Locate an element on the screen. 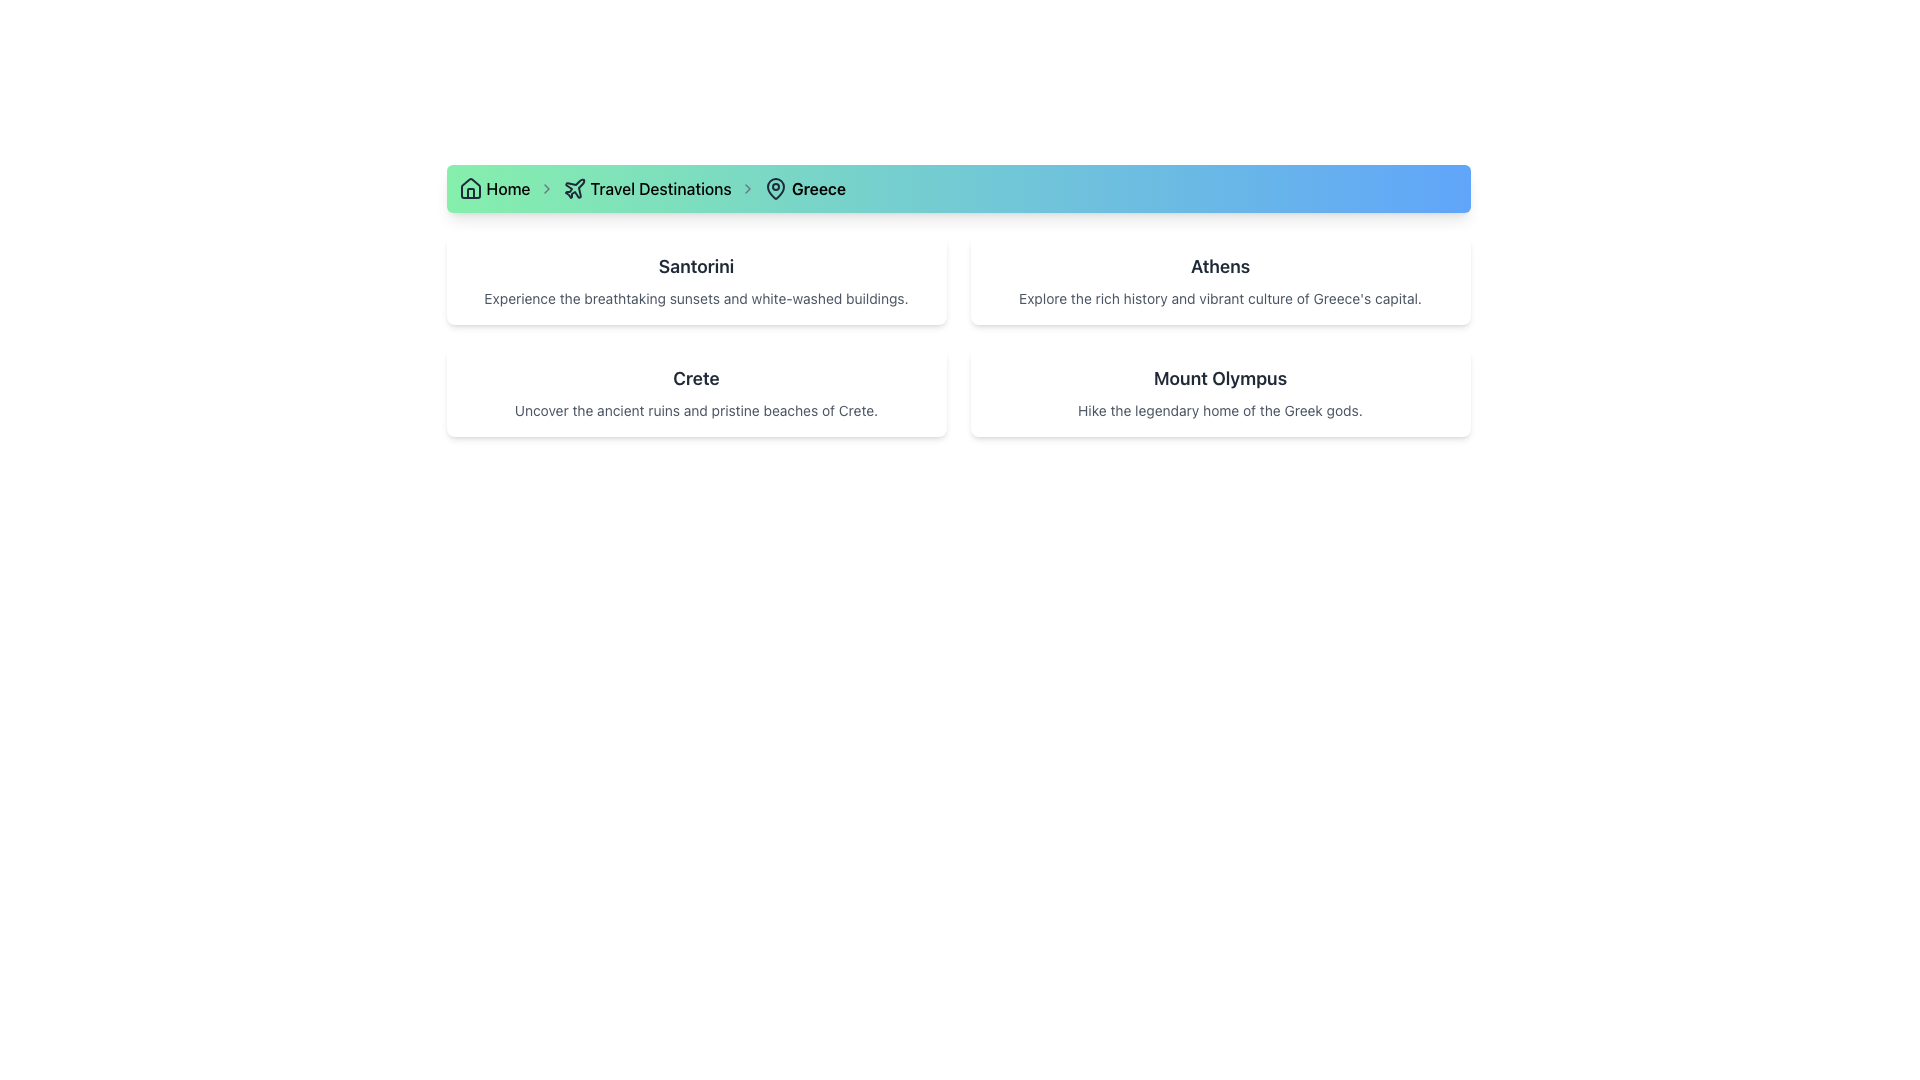 The width and height of the screenshot is (1920, 1080). the Card element that serves as a navigational component for 'Athens', located in the top-right quadrant of the layout grid is located at coordinates (1219, 281).